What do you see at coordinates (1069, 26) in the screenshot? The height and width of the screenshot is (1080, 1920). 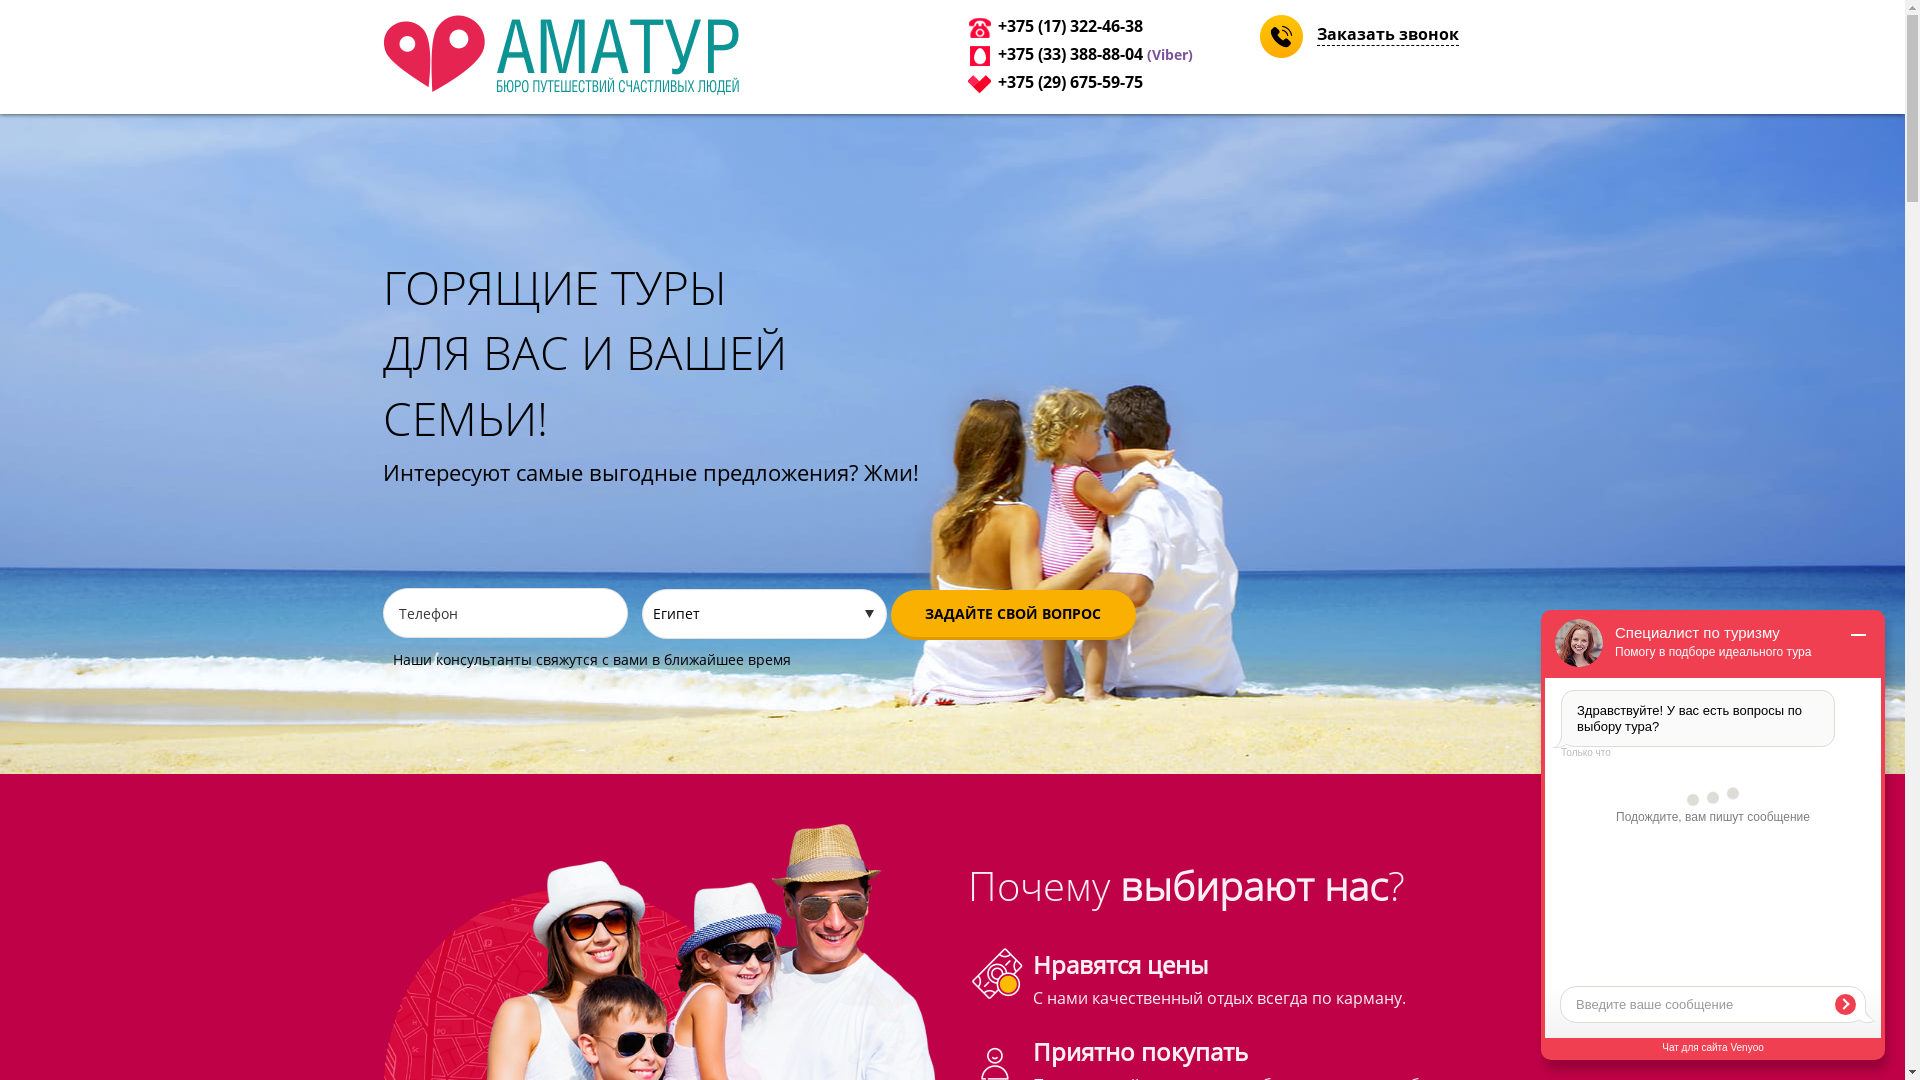 I see `'+375 (17) 322-46-38'` at bounding box center [1069, 26].